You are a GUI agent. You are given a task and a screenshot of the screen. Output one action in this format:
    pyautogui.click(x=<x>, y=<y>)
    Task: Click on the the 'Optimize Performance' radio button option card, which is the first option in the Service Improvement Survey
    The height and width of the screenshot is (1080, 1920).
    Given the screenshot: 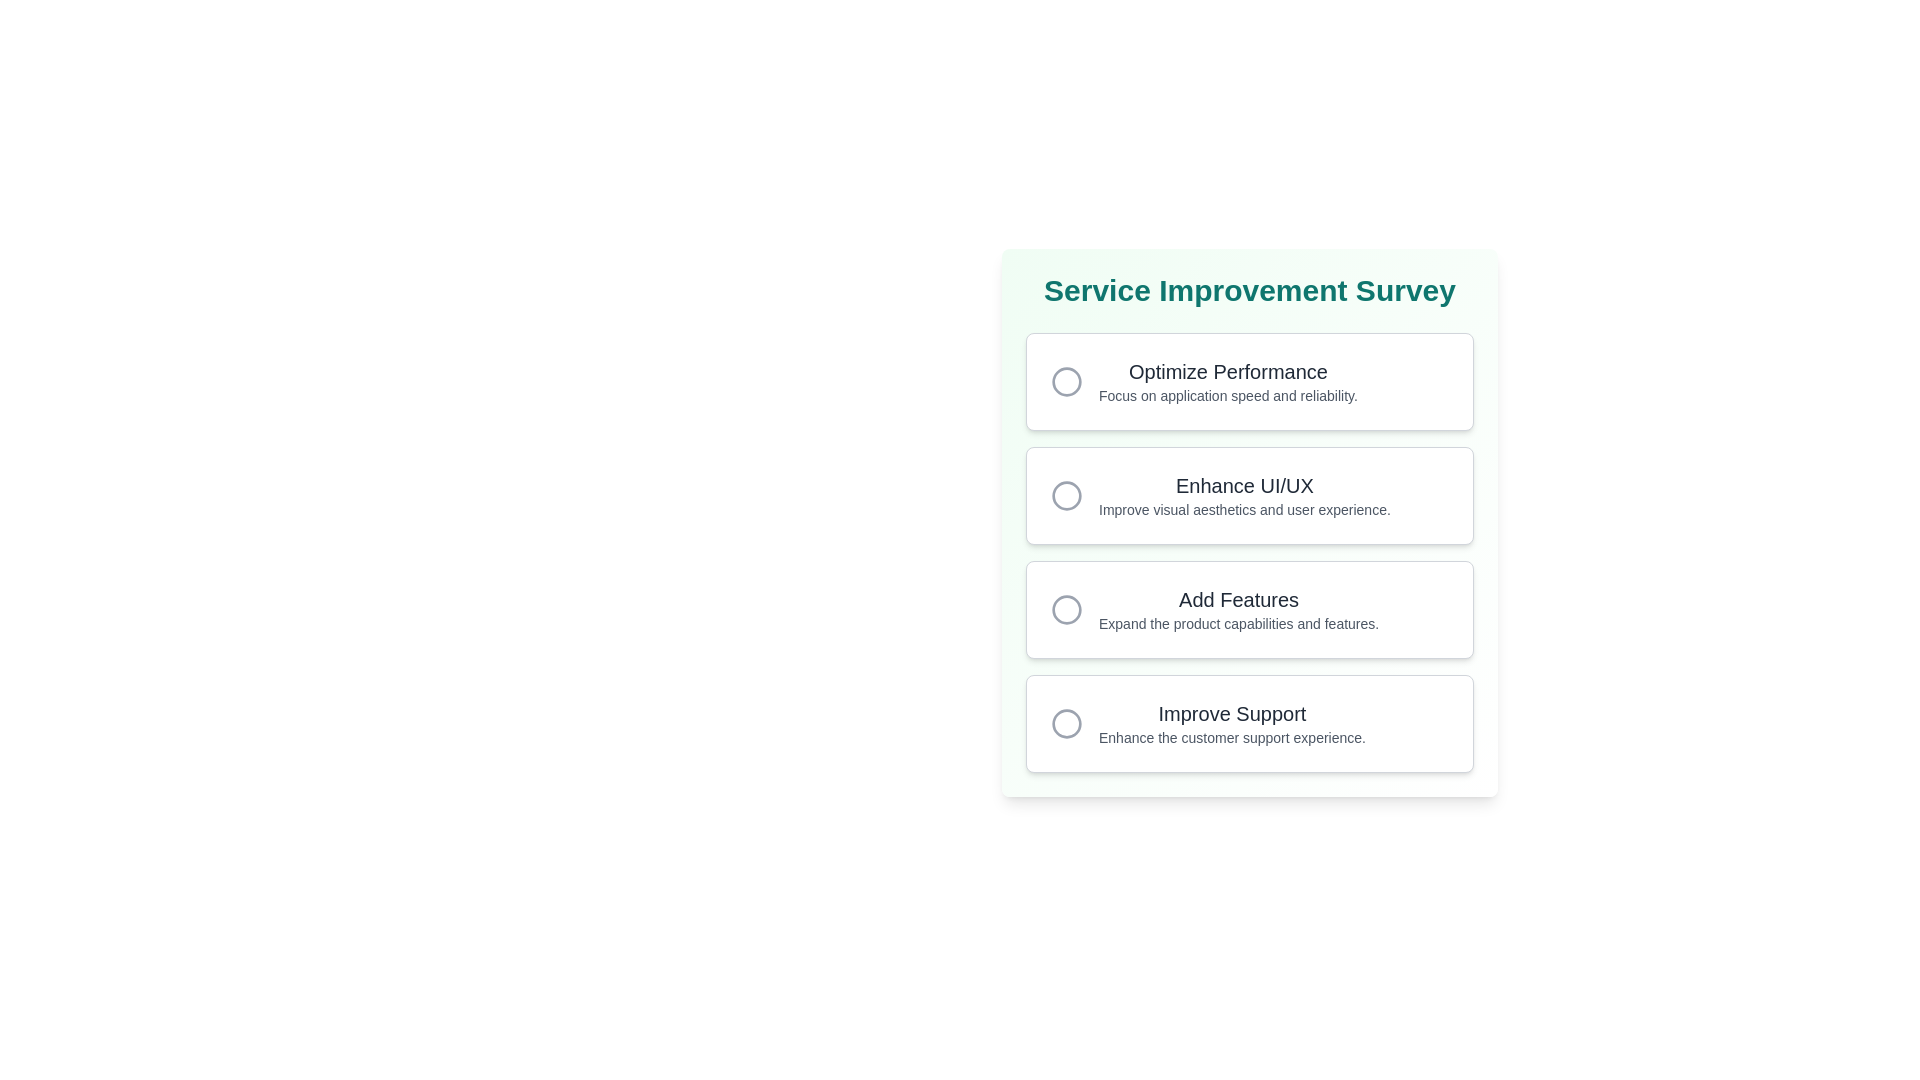 What is the action you would take?
    pyautogui.click(x=1248, y=381)
    